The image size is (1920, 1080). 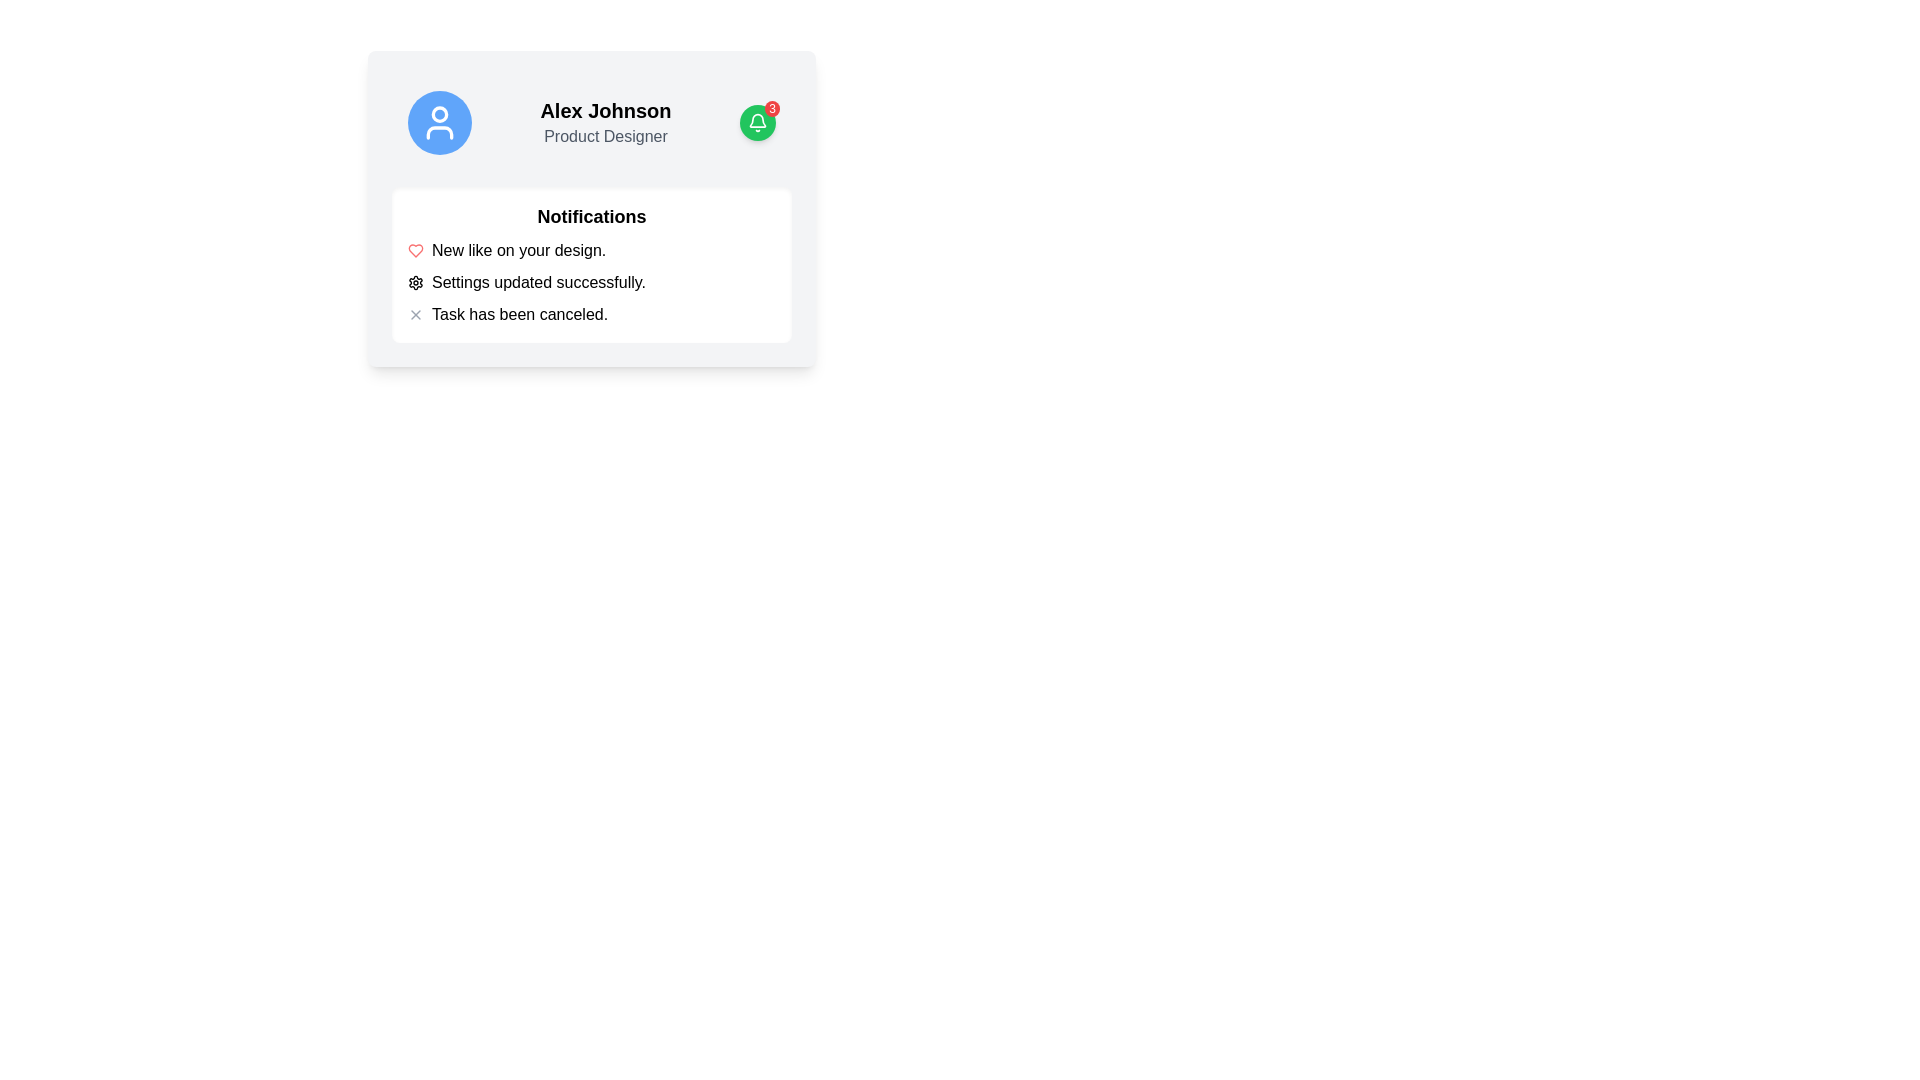 What do you see at coordinates (415, 282) in the screenshot?
I see `the outer part of the gear icon, which is a circular shape with toothed edges located in the upper right segment of the interface` at bounding box center [415, 282].